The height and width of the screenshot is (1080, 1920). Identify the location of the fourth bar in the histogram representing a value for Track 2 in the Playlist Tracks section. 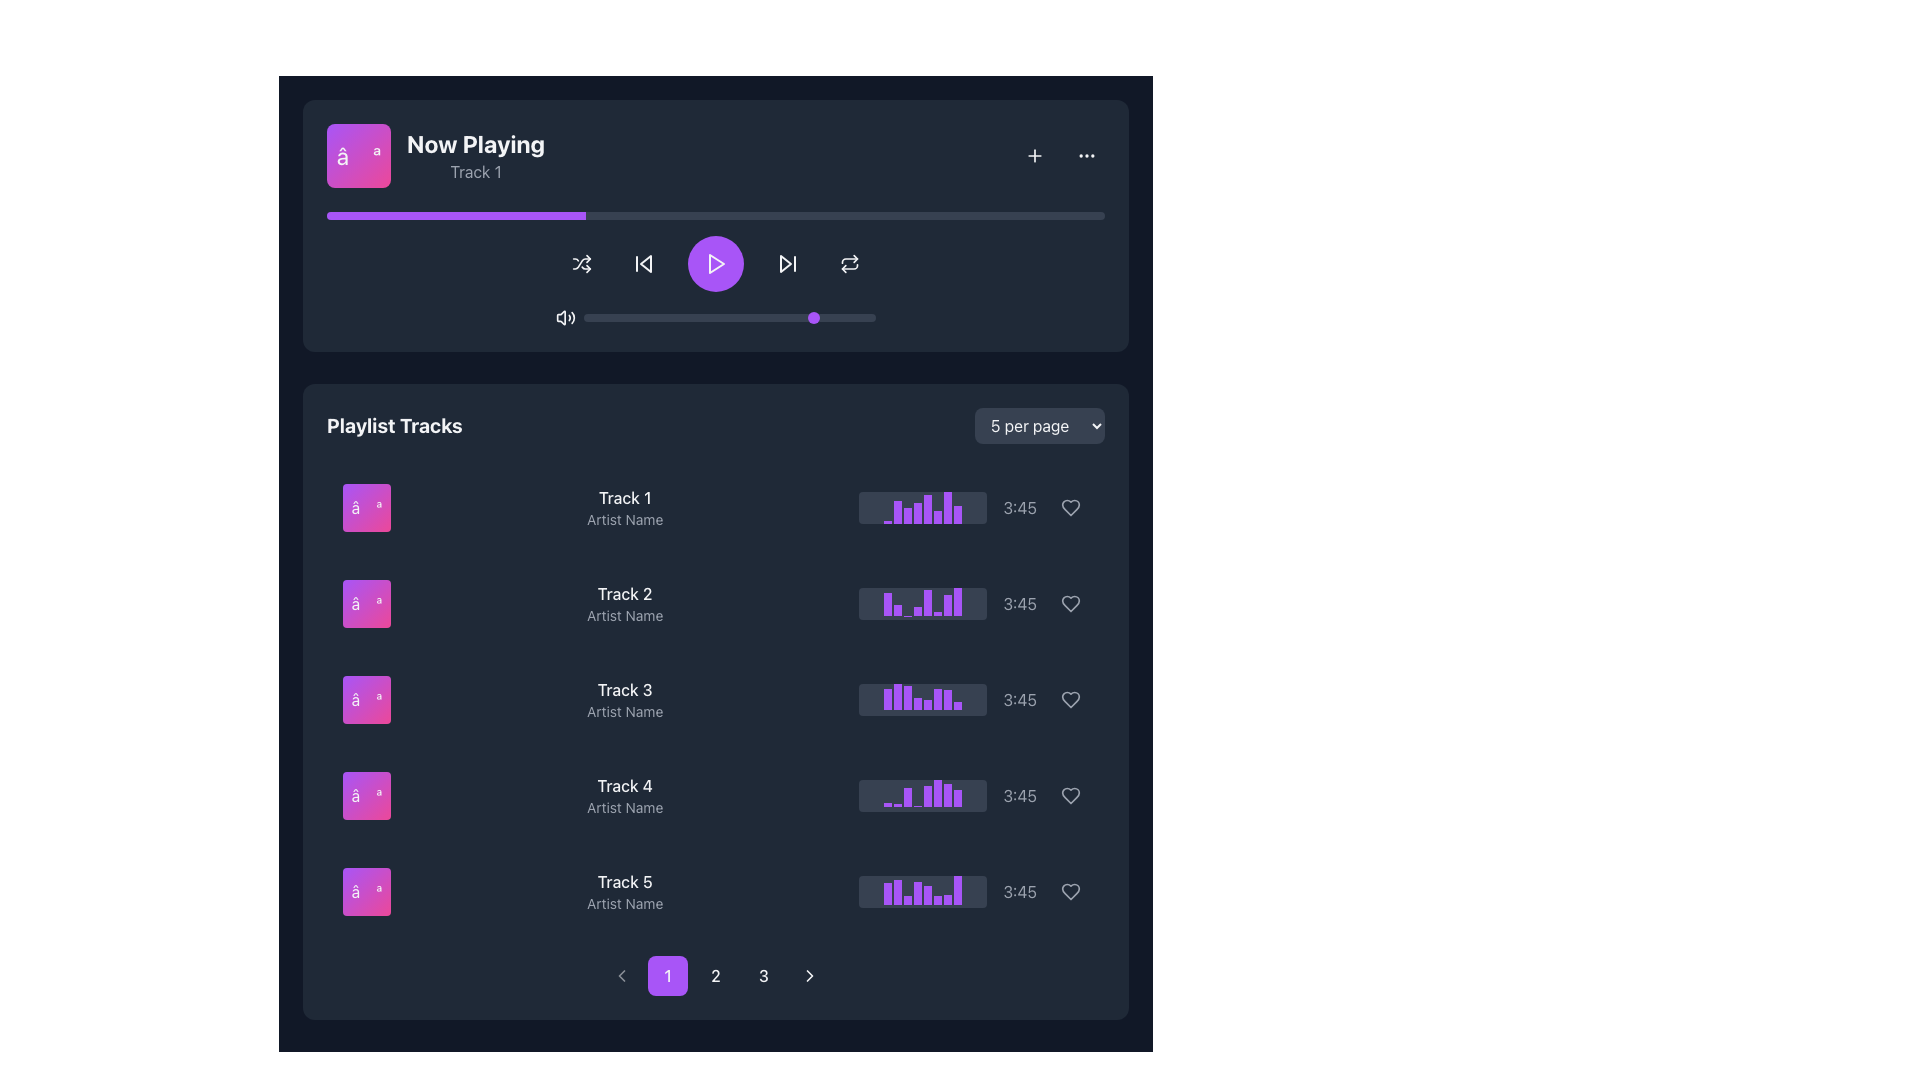
(917, 610).